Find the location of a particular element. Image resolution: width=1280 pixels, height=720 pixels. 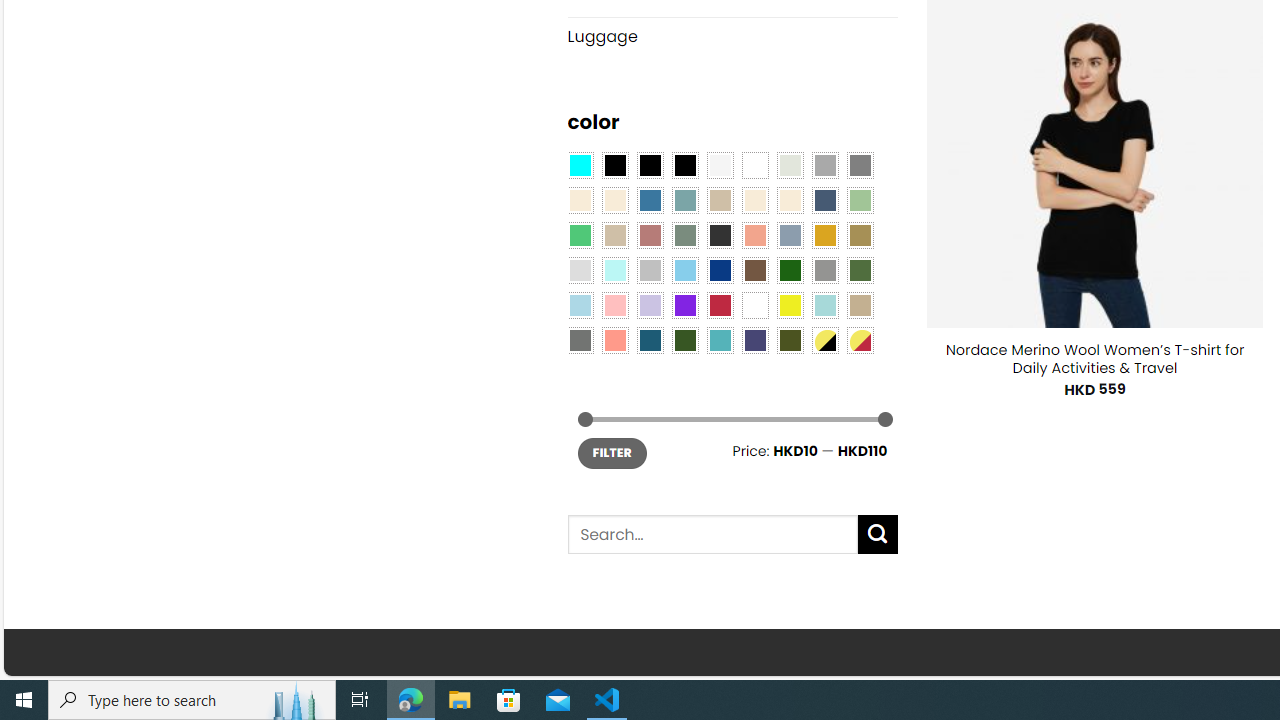

'Charcoal' is located at coordinates (720, 233).